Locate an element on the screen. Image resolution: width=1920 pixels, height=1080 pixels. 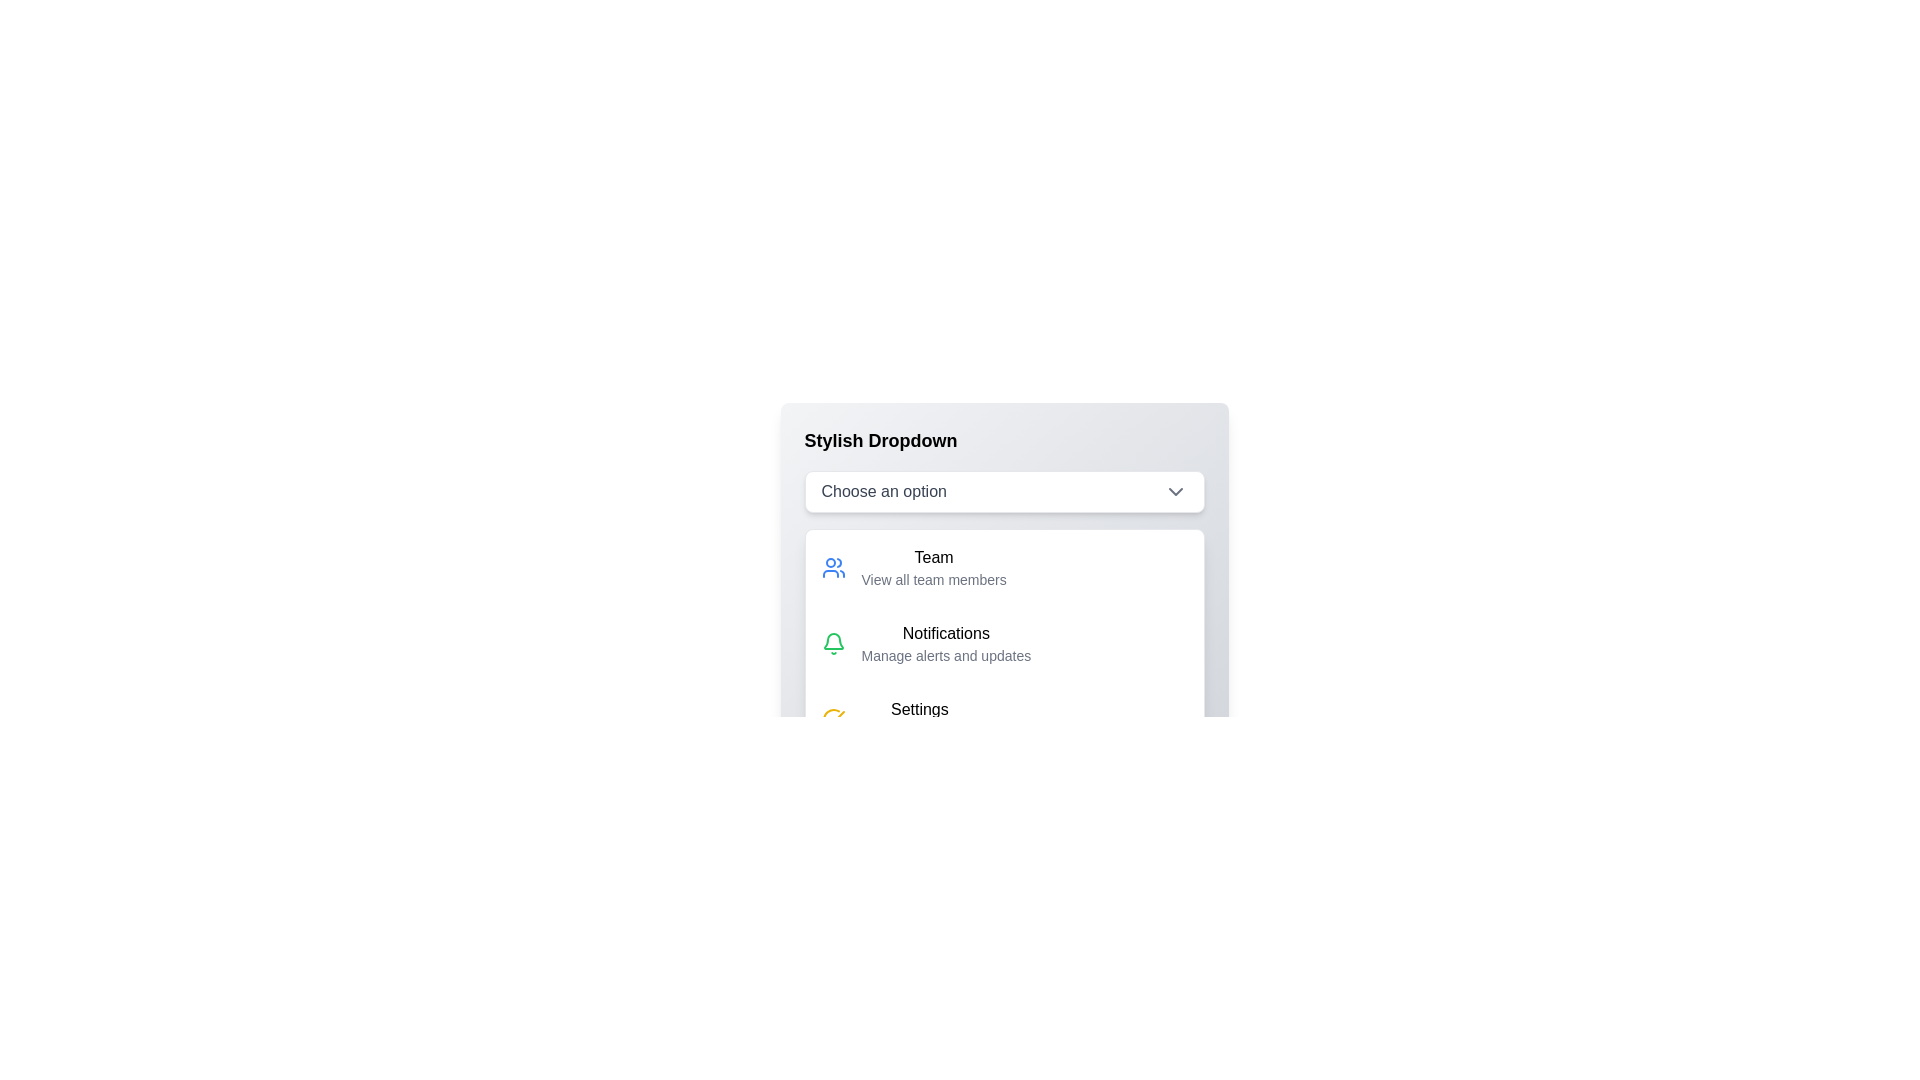
the notification icon that is positioned to the far-left of the 'Notifications' text label in the dropdown entry is located at coordinates (833, 644).